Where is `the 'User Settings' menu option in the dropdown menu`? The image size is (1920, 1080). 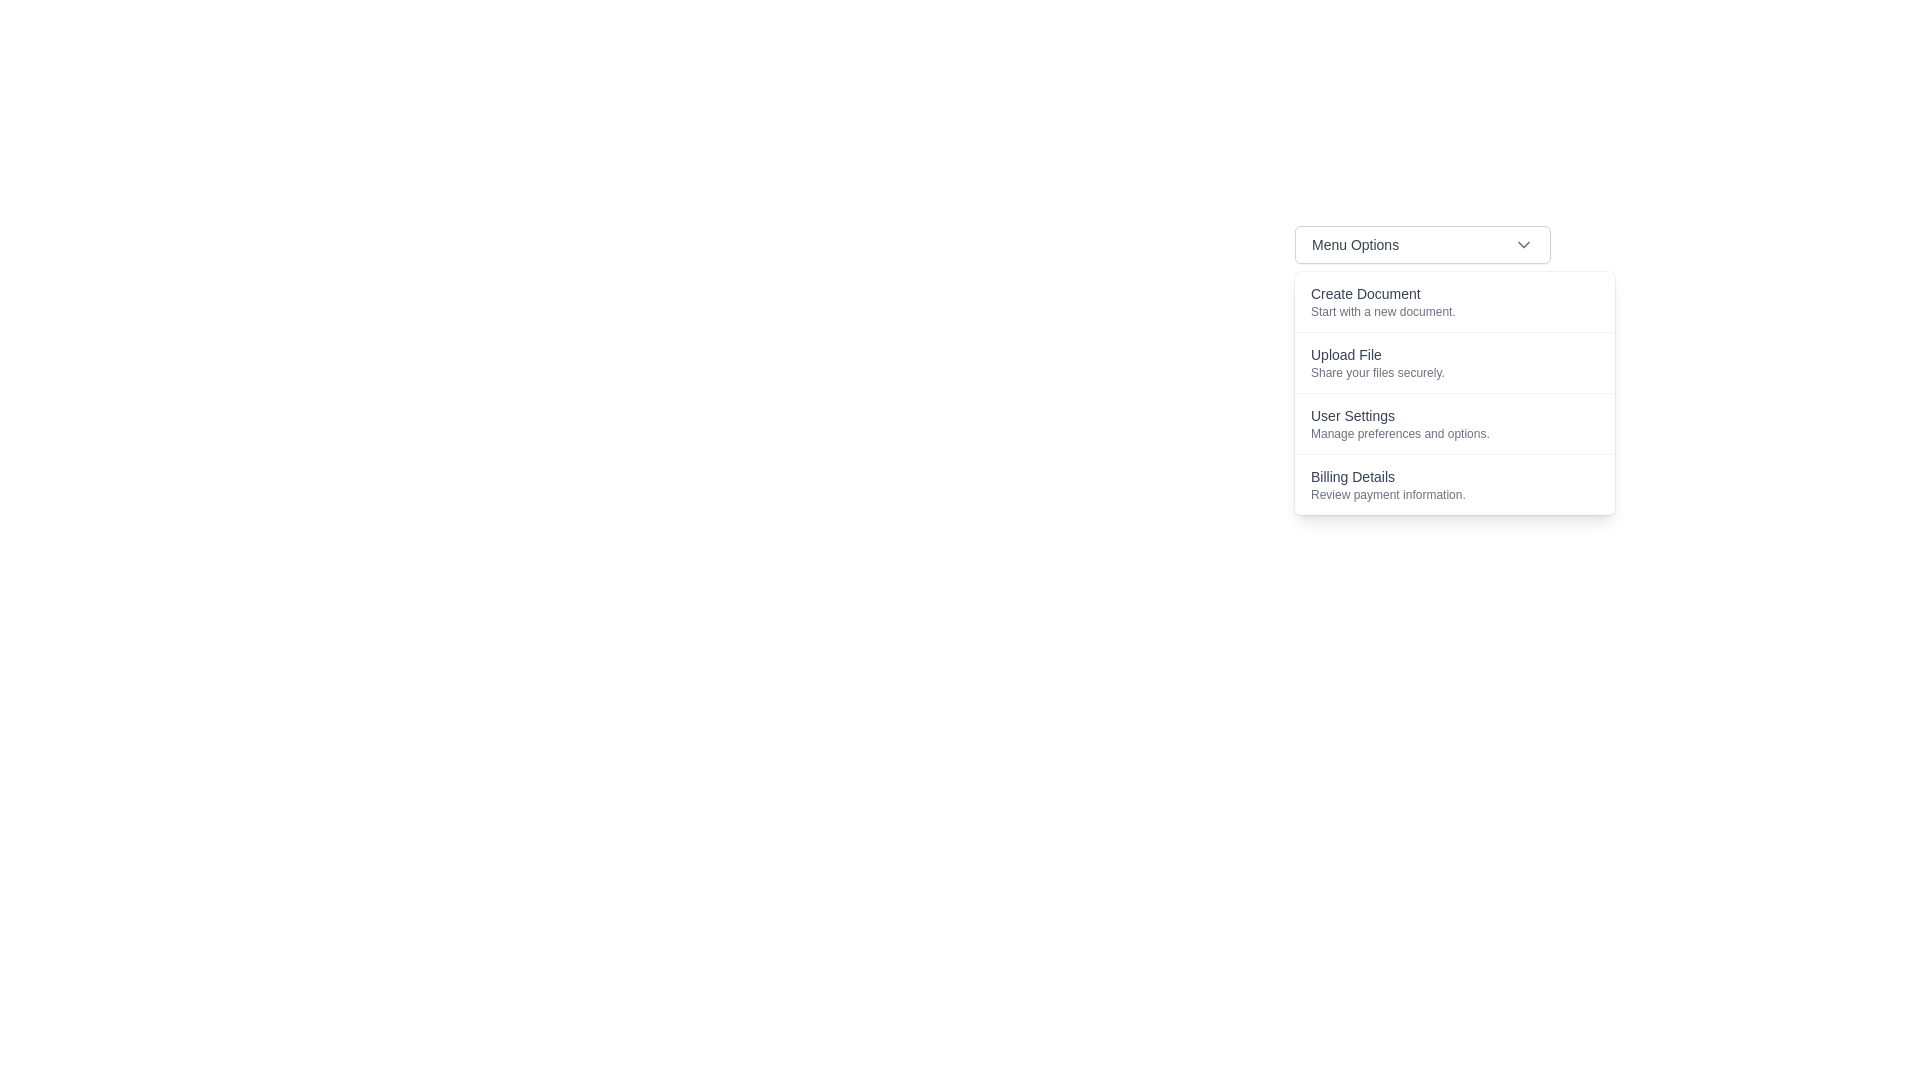
the 'User Settings' menu option in the dropdown menu is located at coordinates (1454, 422).